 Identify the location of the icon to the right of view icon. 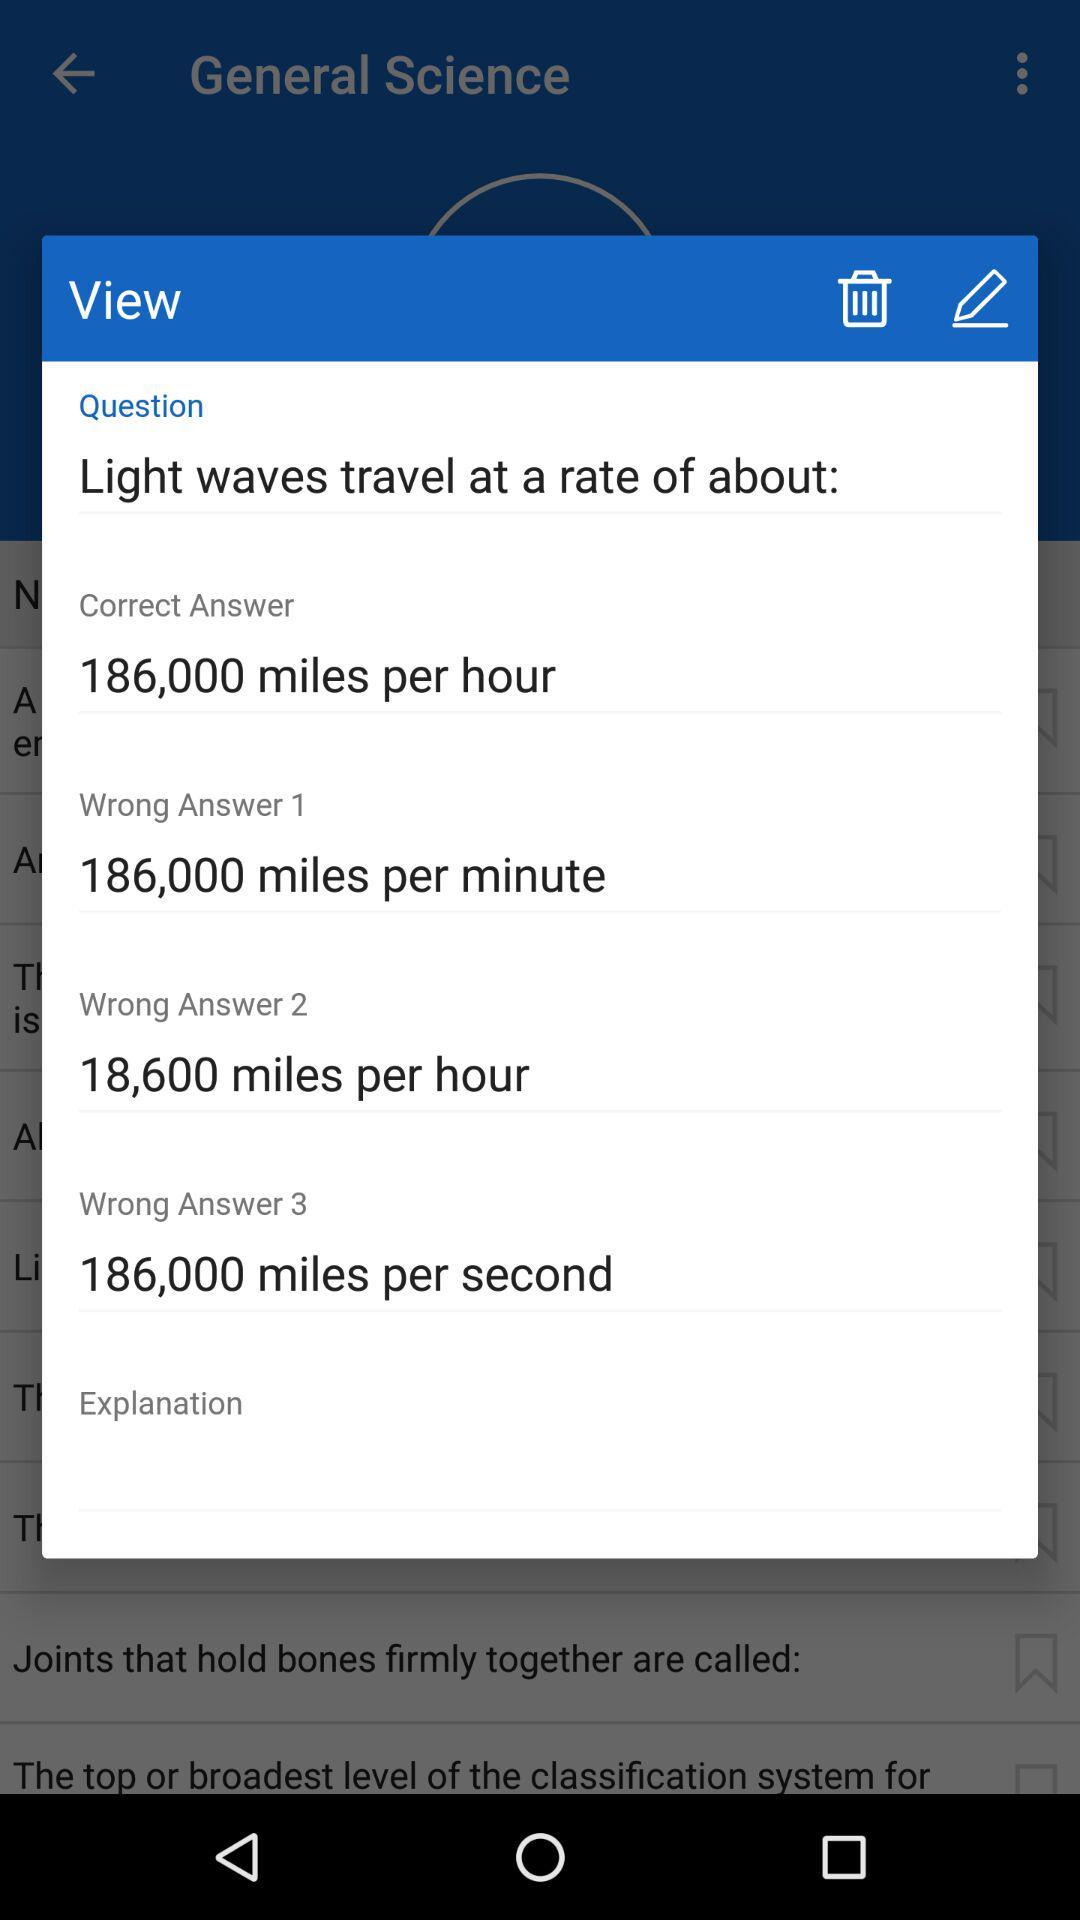
(863, 297).